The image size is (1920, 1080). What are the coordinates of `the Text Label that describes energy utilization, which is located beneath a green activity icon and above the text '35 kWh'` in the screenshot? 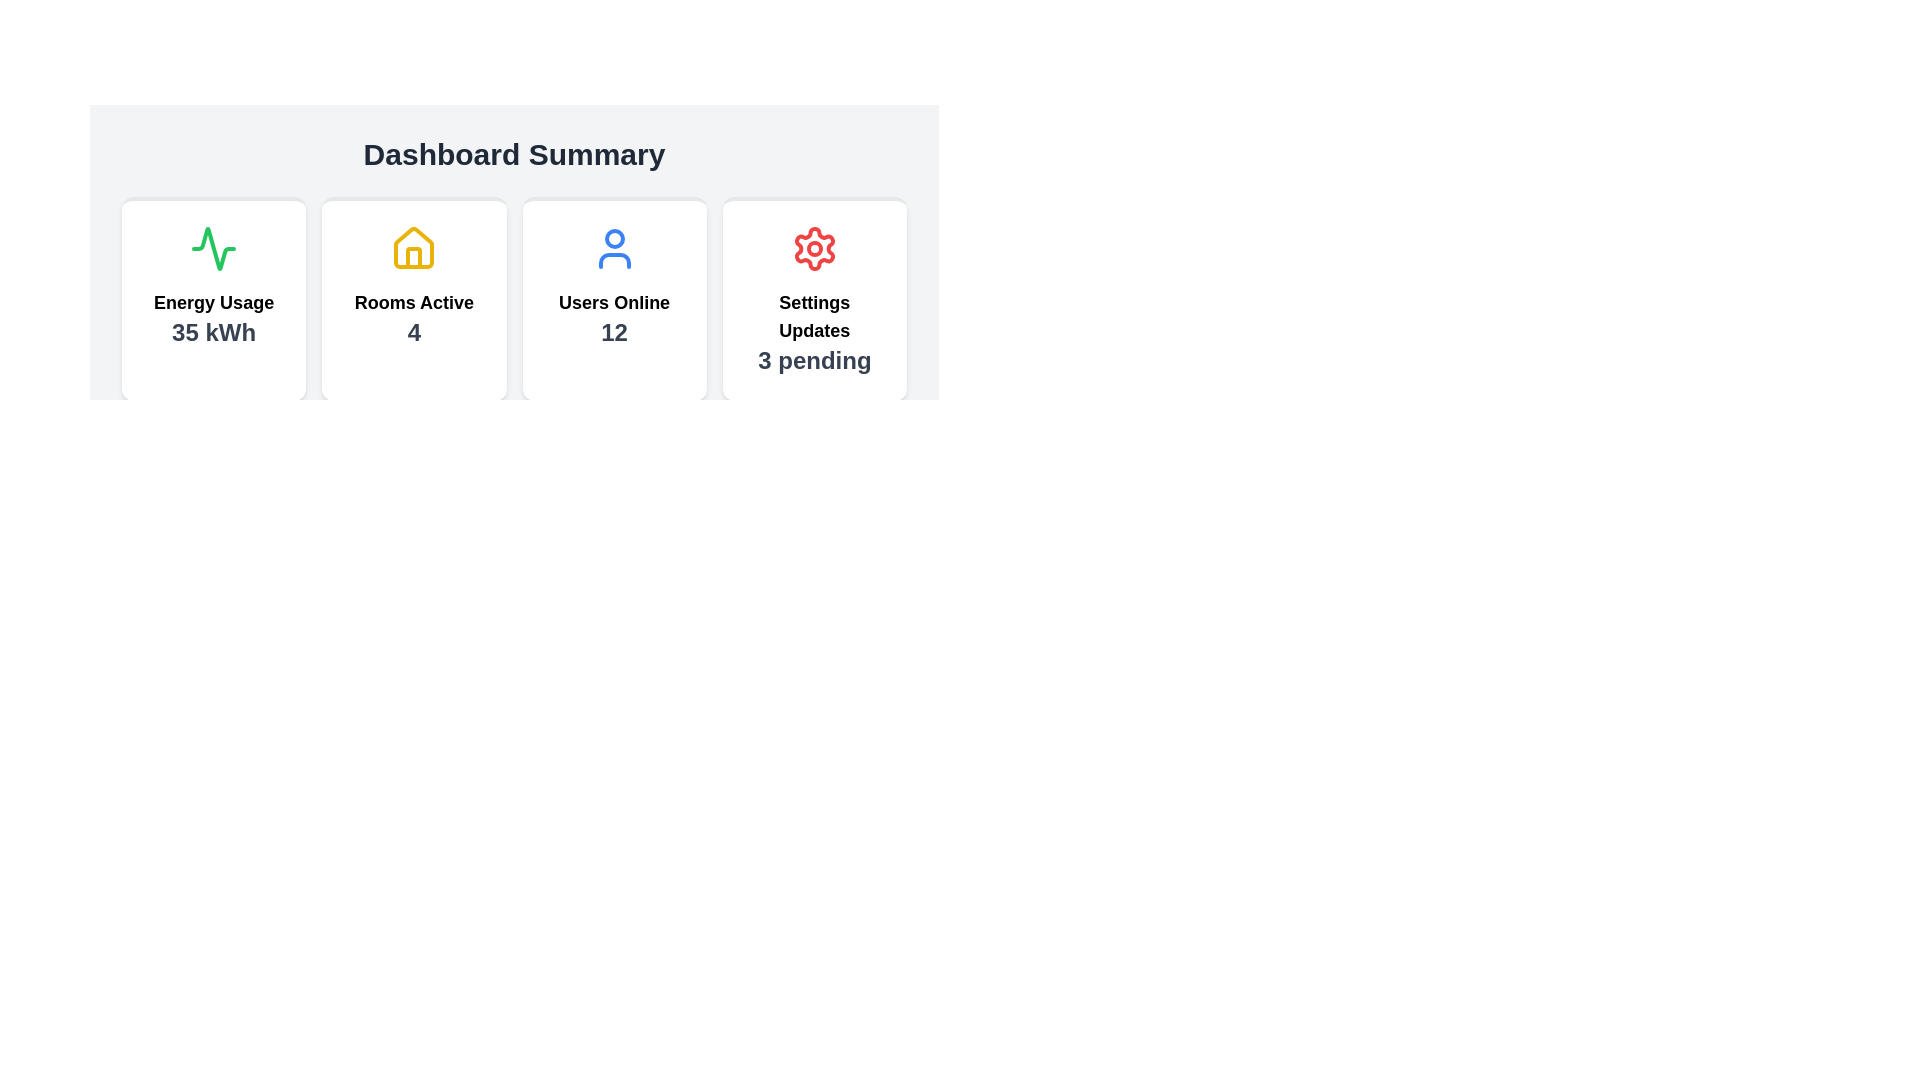 It's located at (214, 303).